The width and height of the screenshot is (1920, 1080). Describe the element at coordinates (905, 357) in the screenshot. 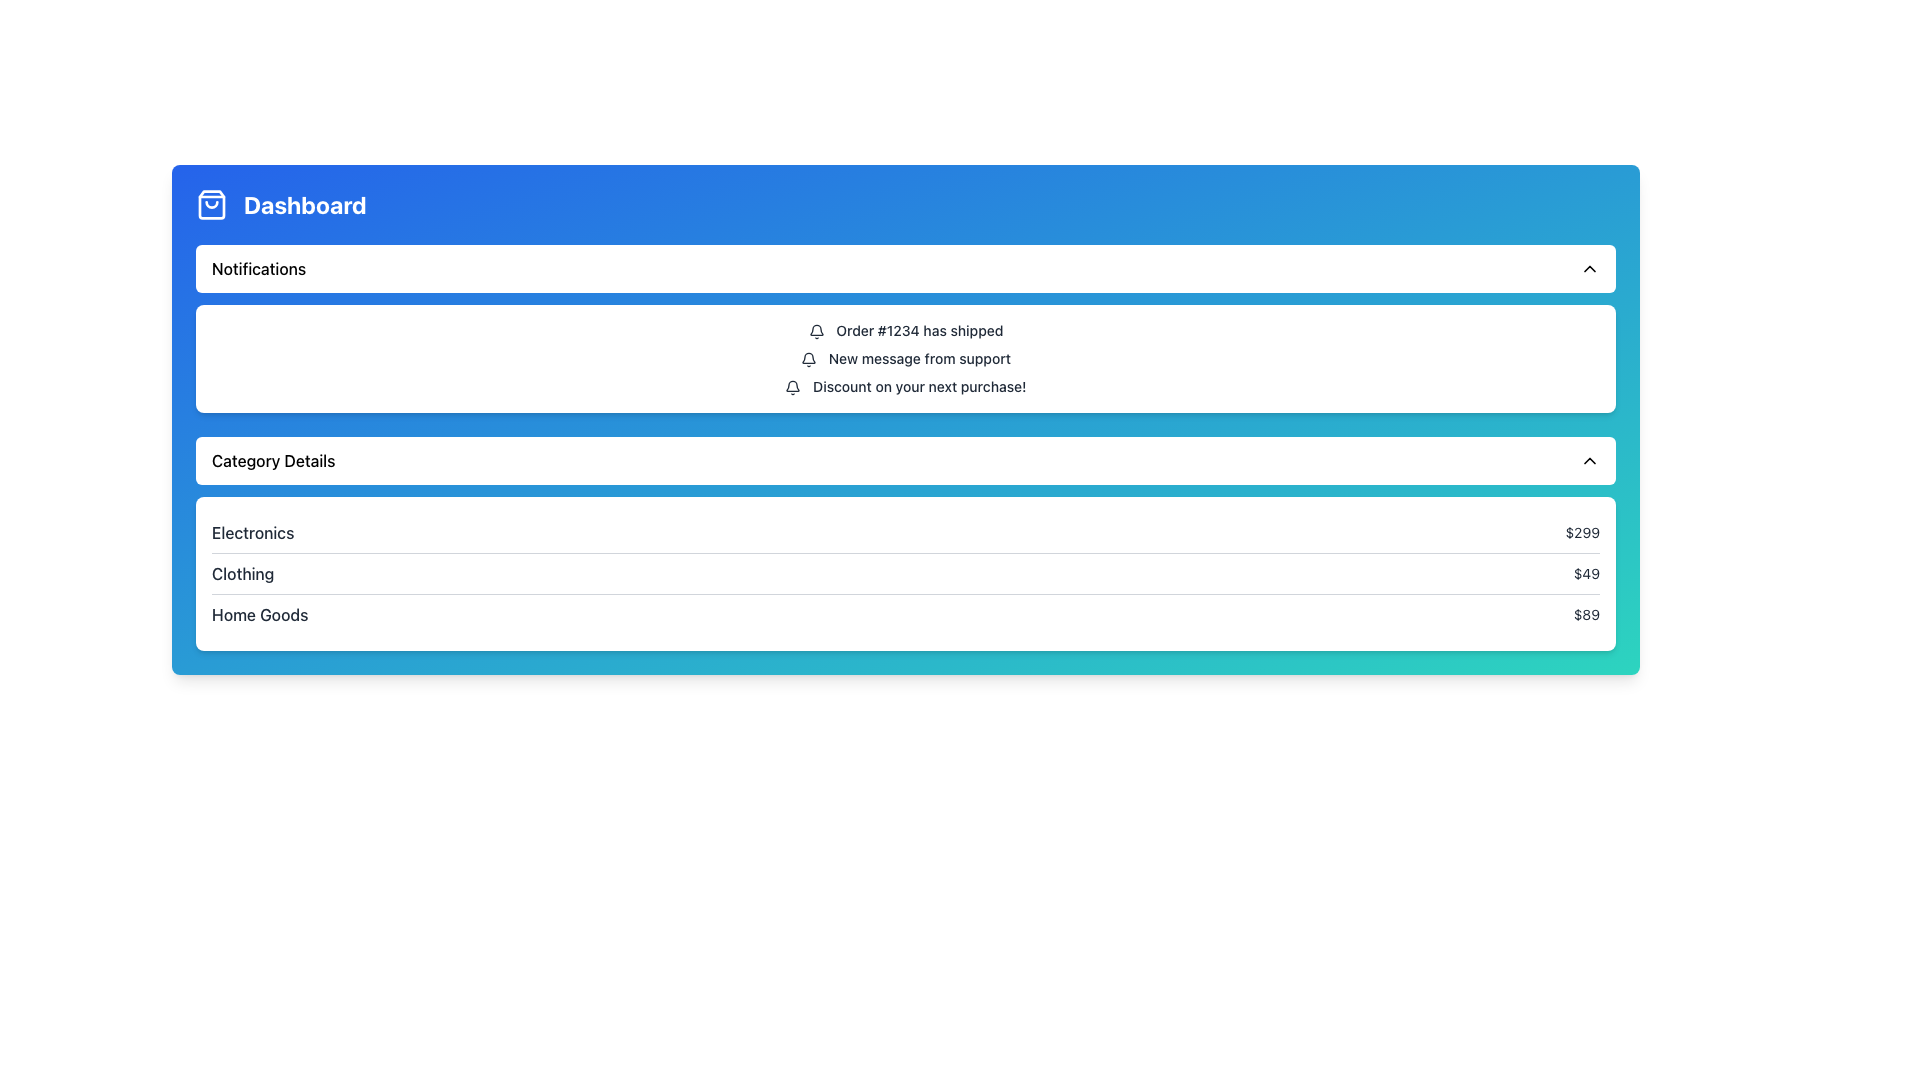

I see `text from the second notification entry within the notification card, which is centrally placed` at that location.